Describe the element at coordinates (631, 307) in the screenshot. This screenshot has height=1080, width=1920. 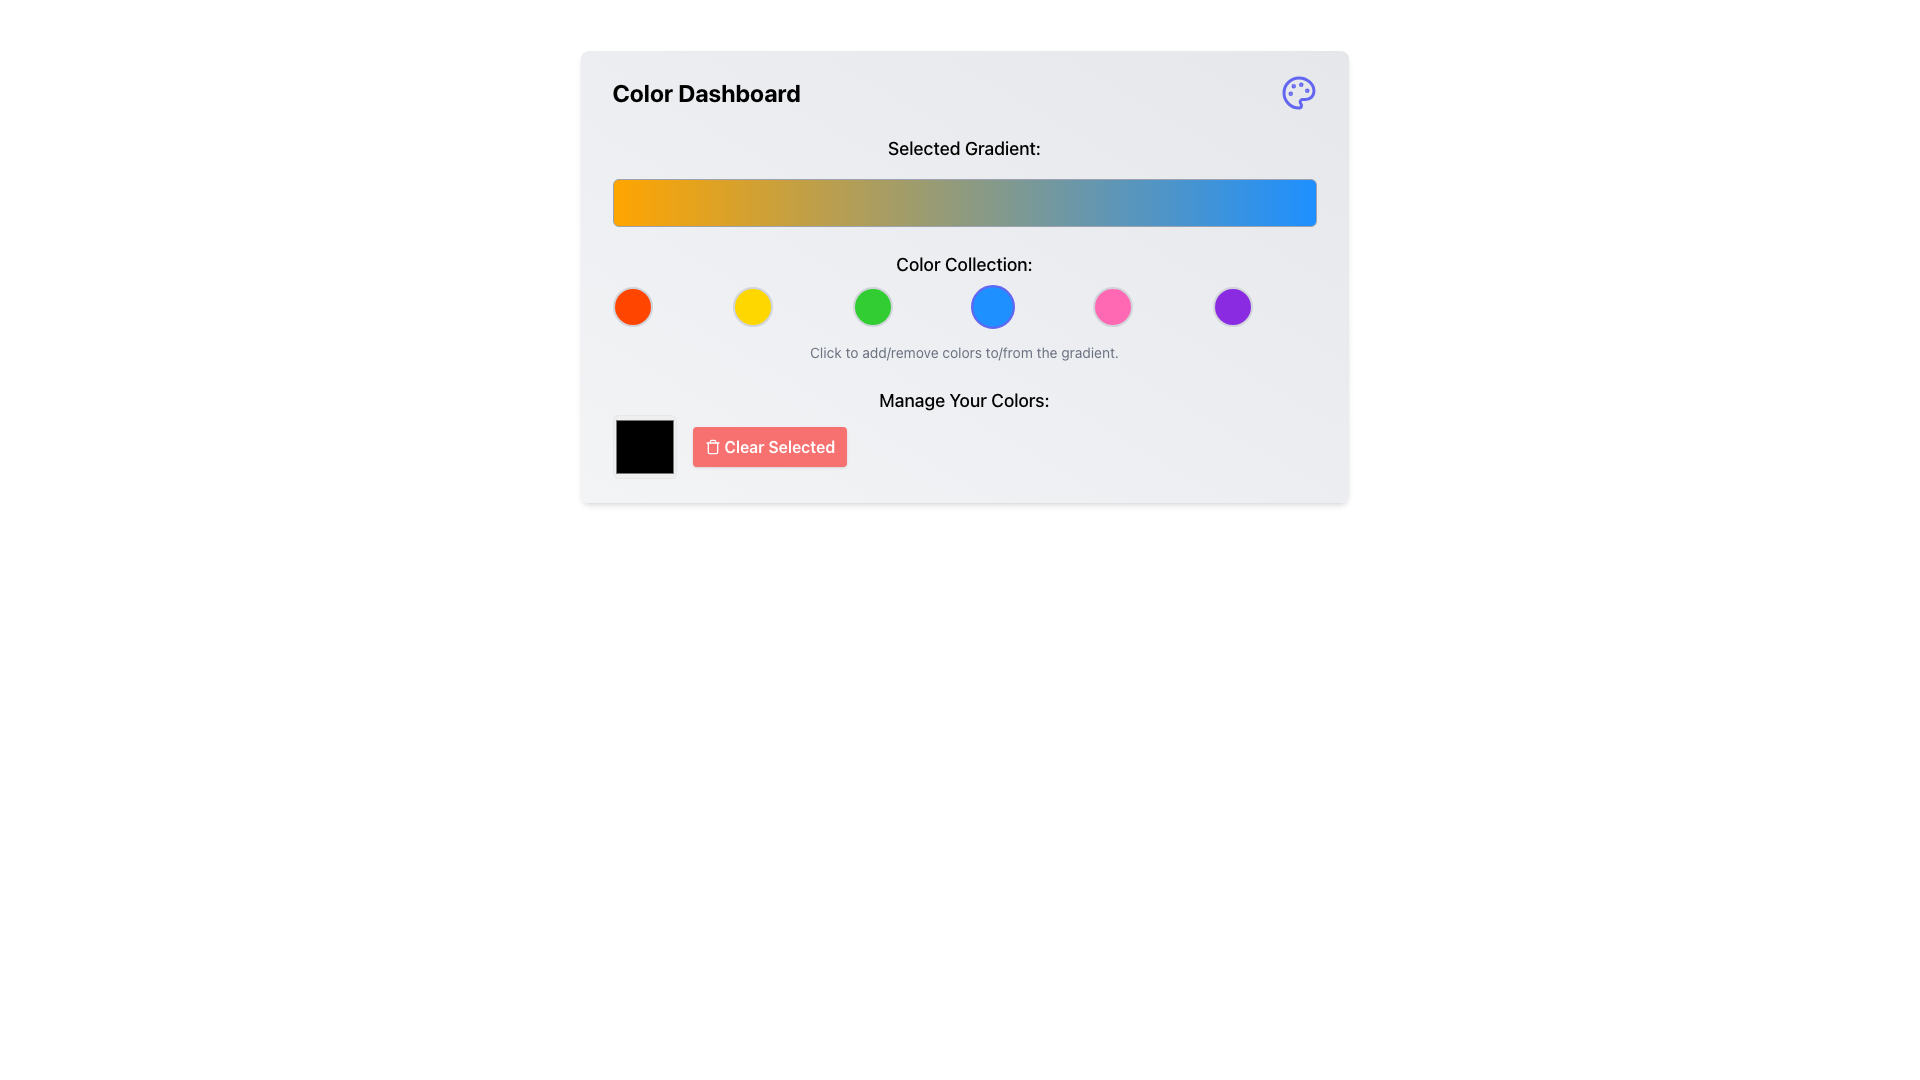
I see `the first circular button that serves as a selectable red color option` at that location.